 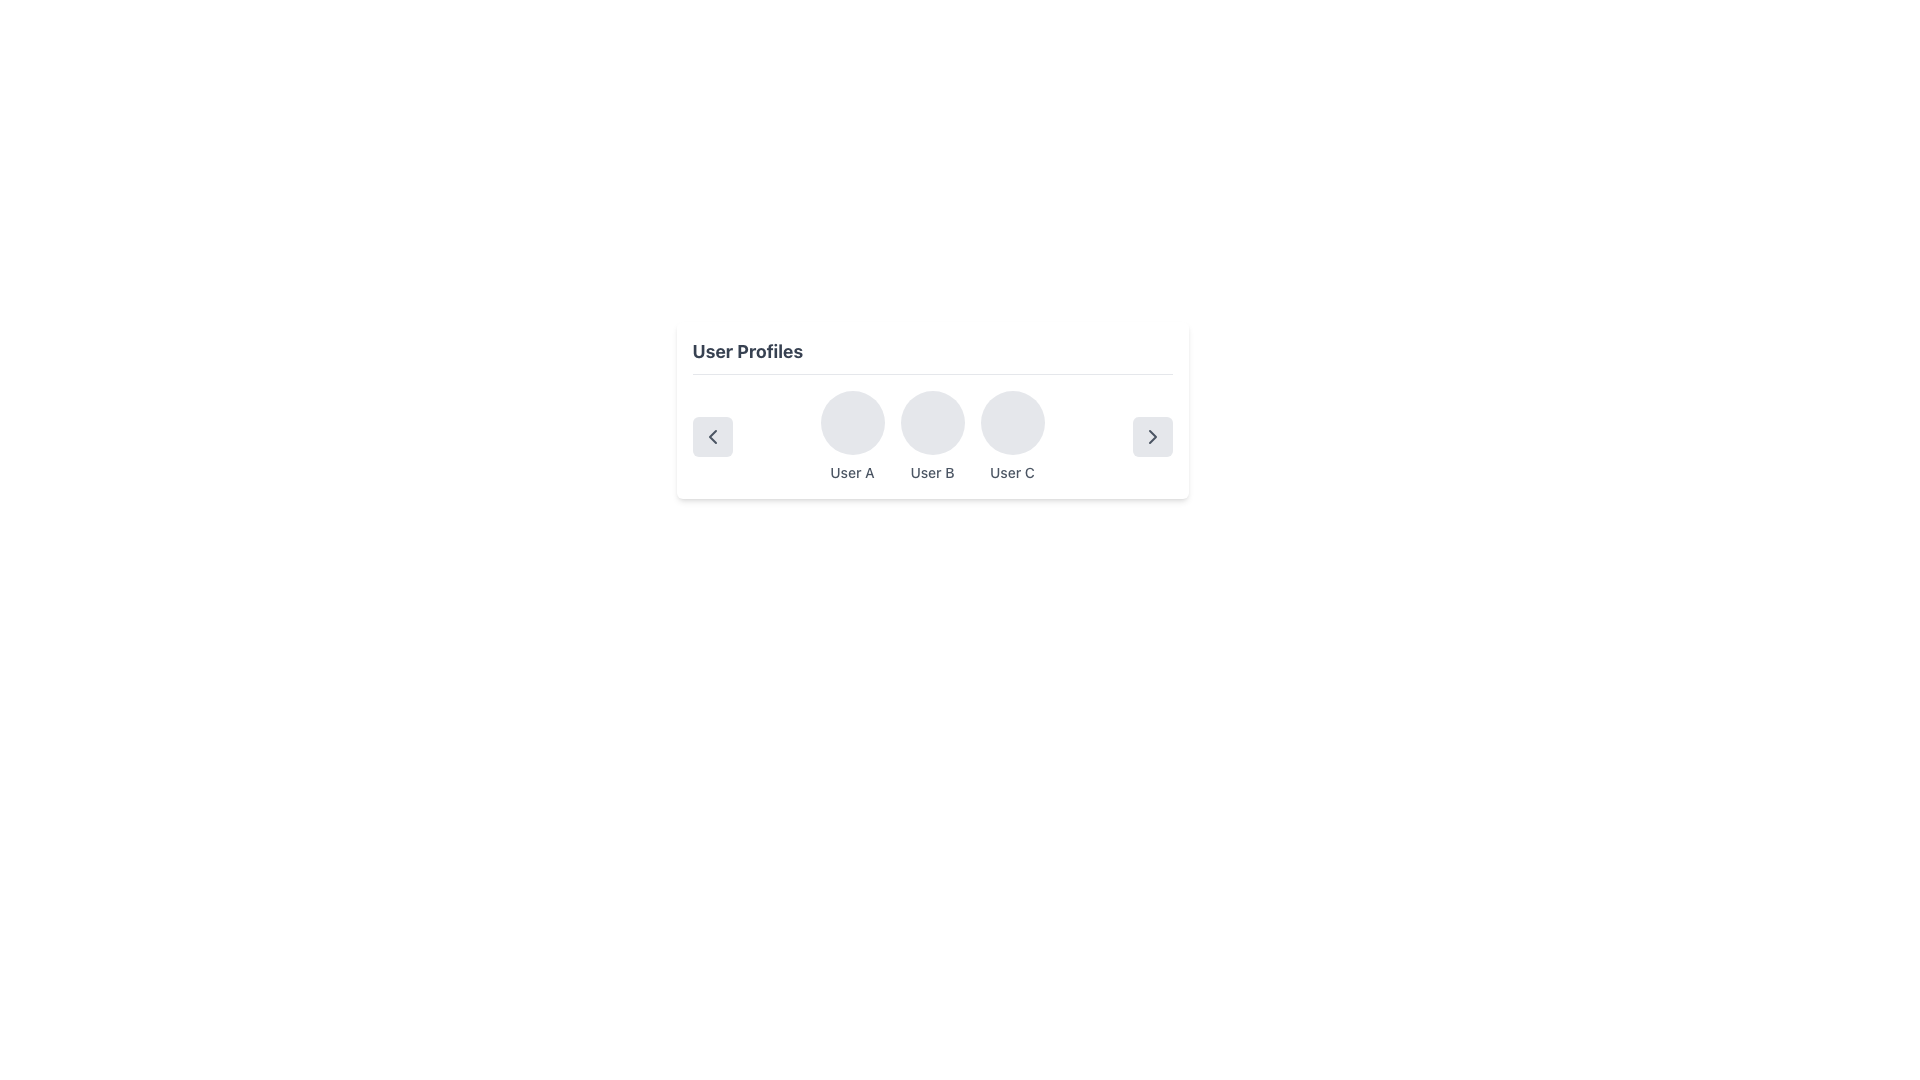 What do you see at coordinates (1152, 435) in the screenshot?
I see `the arrow icon in the navigation button located at the far right side of the 'User Profiles' section` at bounding box center [1152, 435].